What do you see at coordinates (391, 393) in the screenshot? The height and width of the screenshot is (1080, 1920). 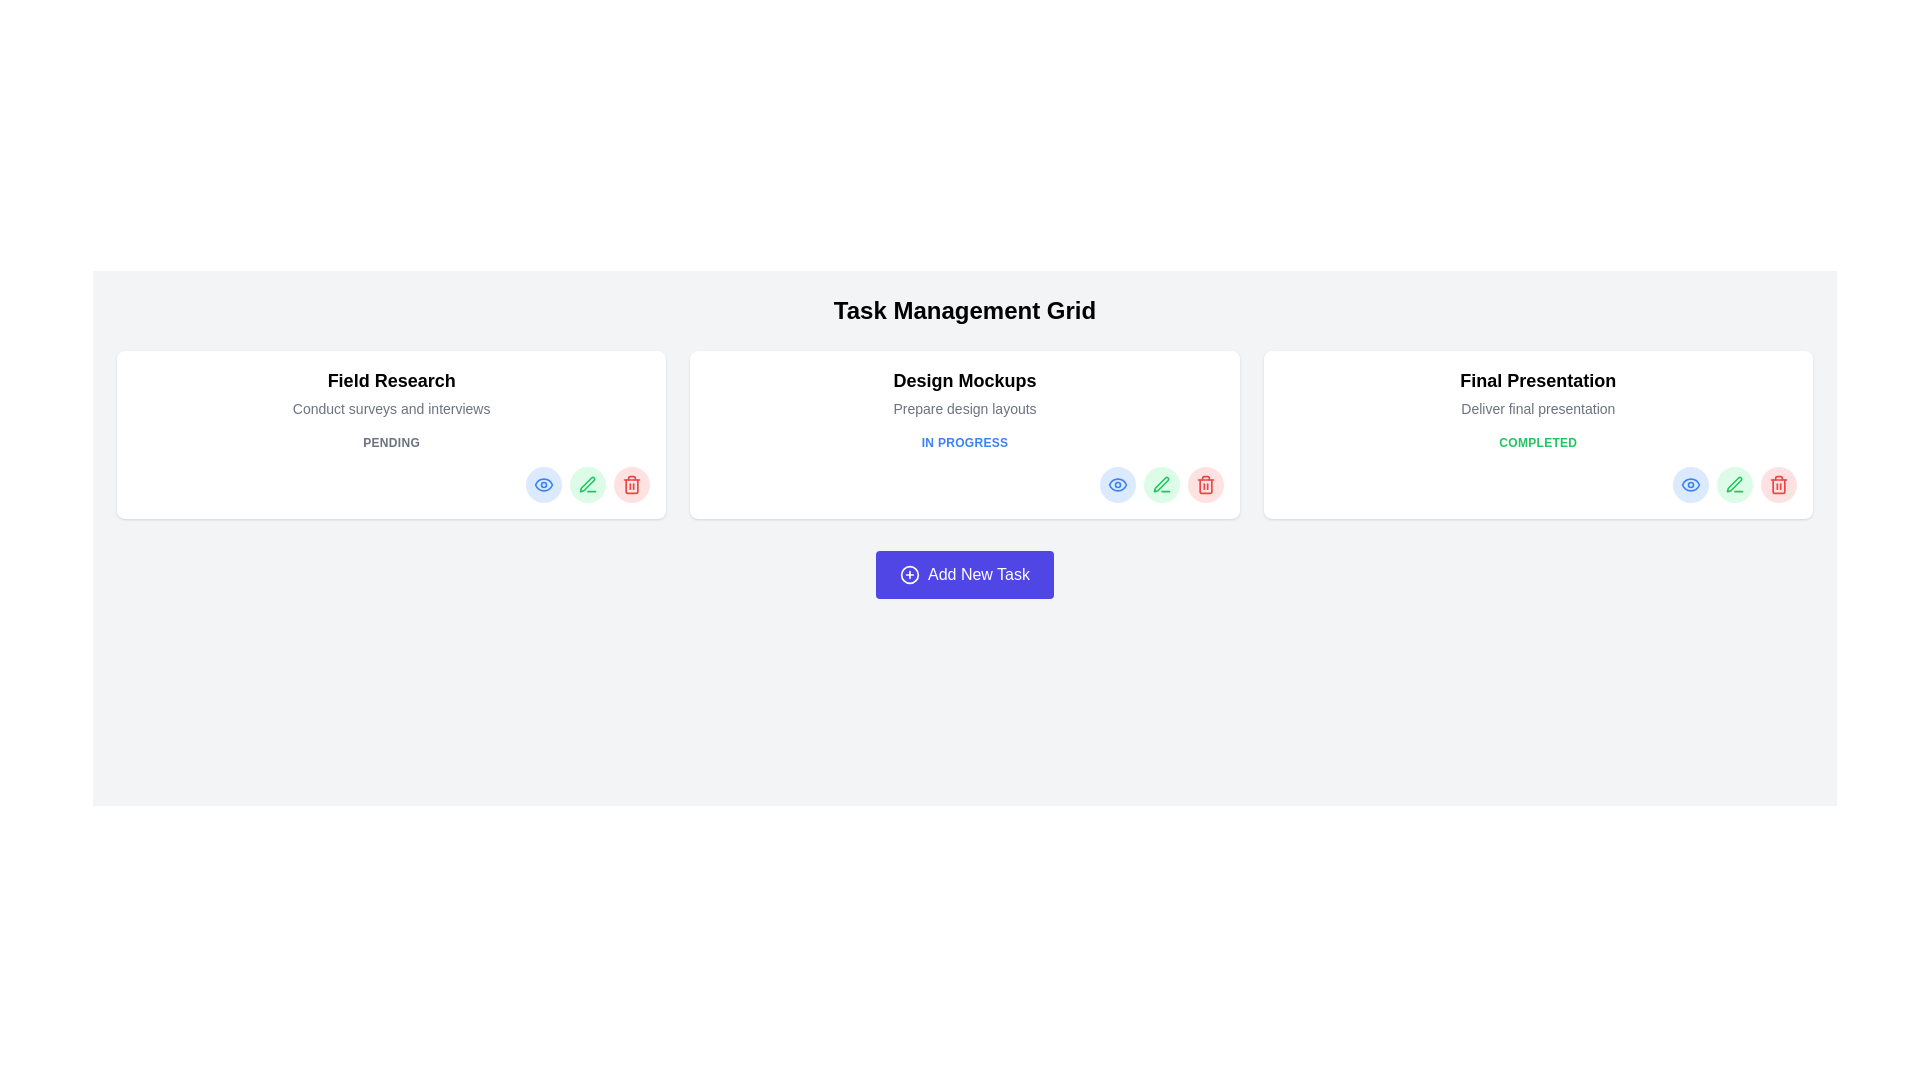 I see `displayed text from the text block containing the header 'Field Research' and the descriptor 'Conduct surveys and interviews', located at the top-left of its card within a grid of three cards` at bounding box center [391, 393].